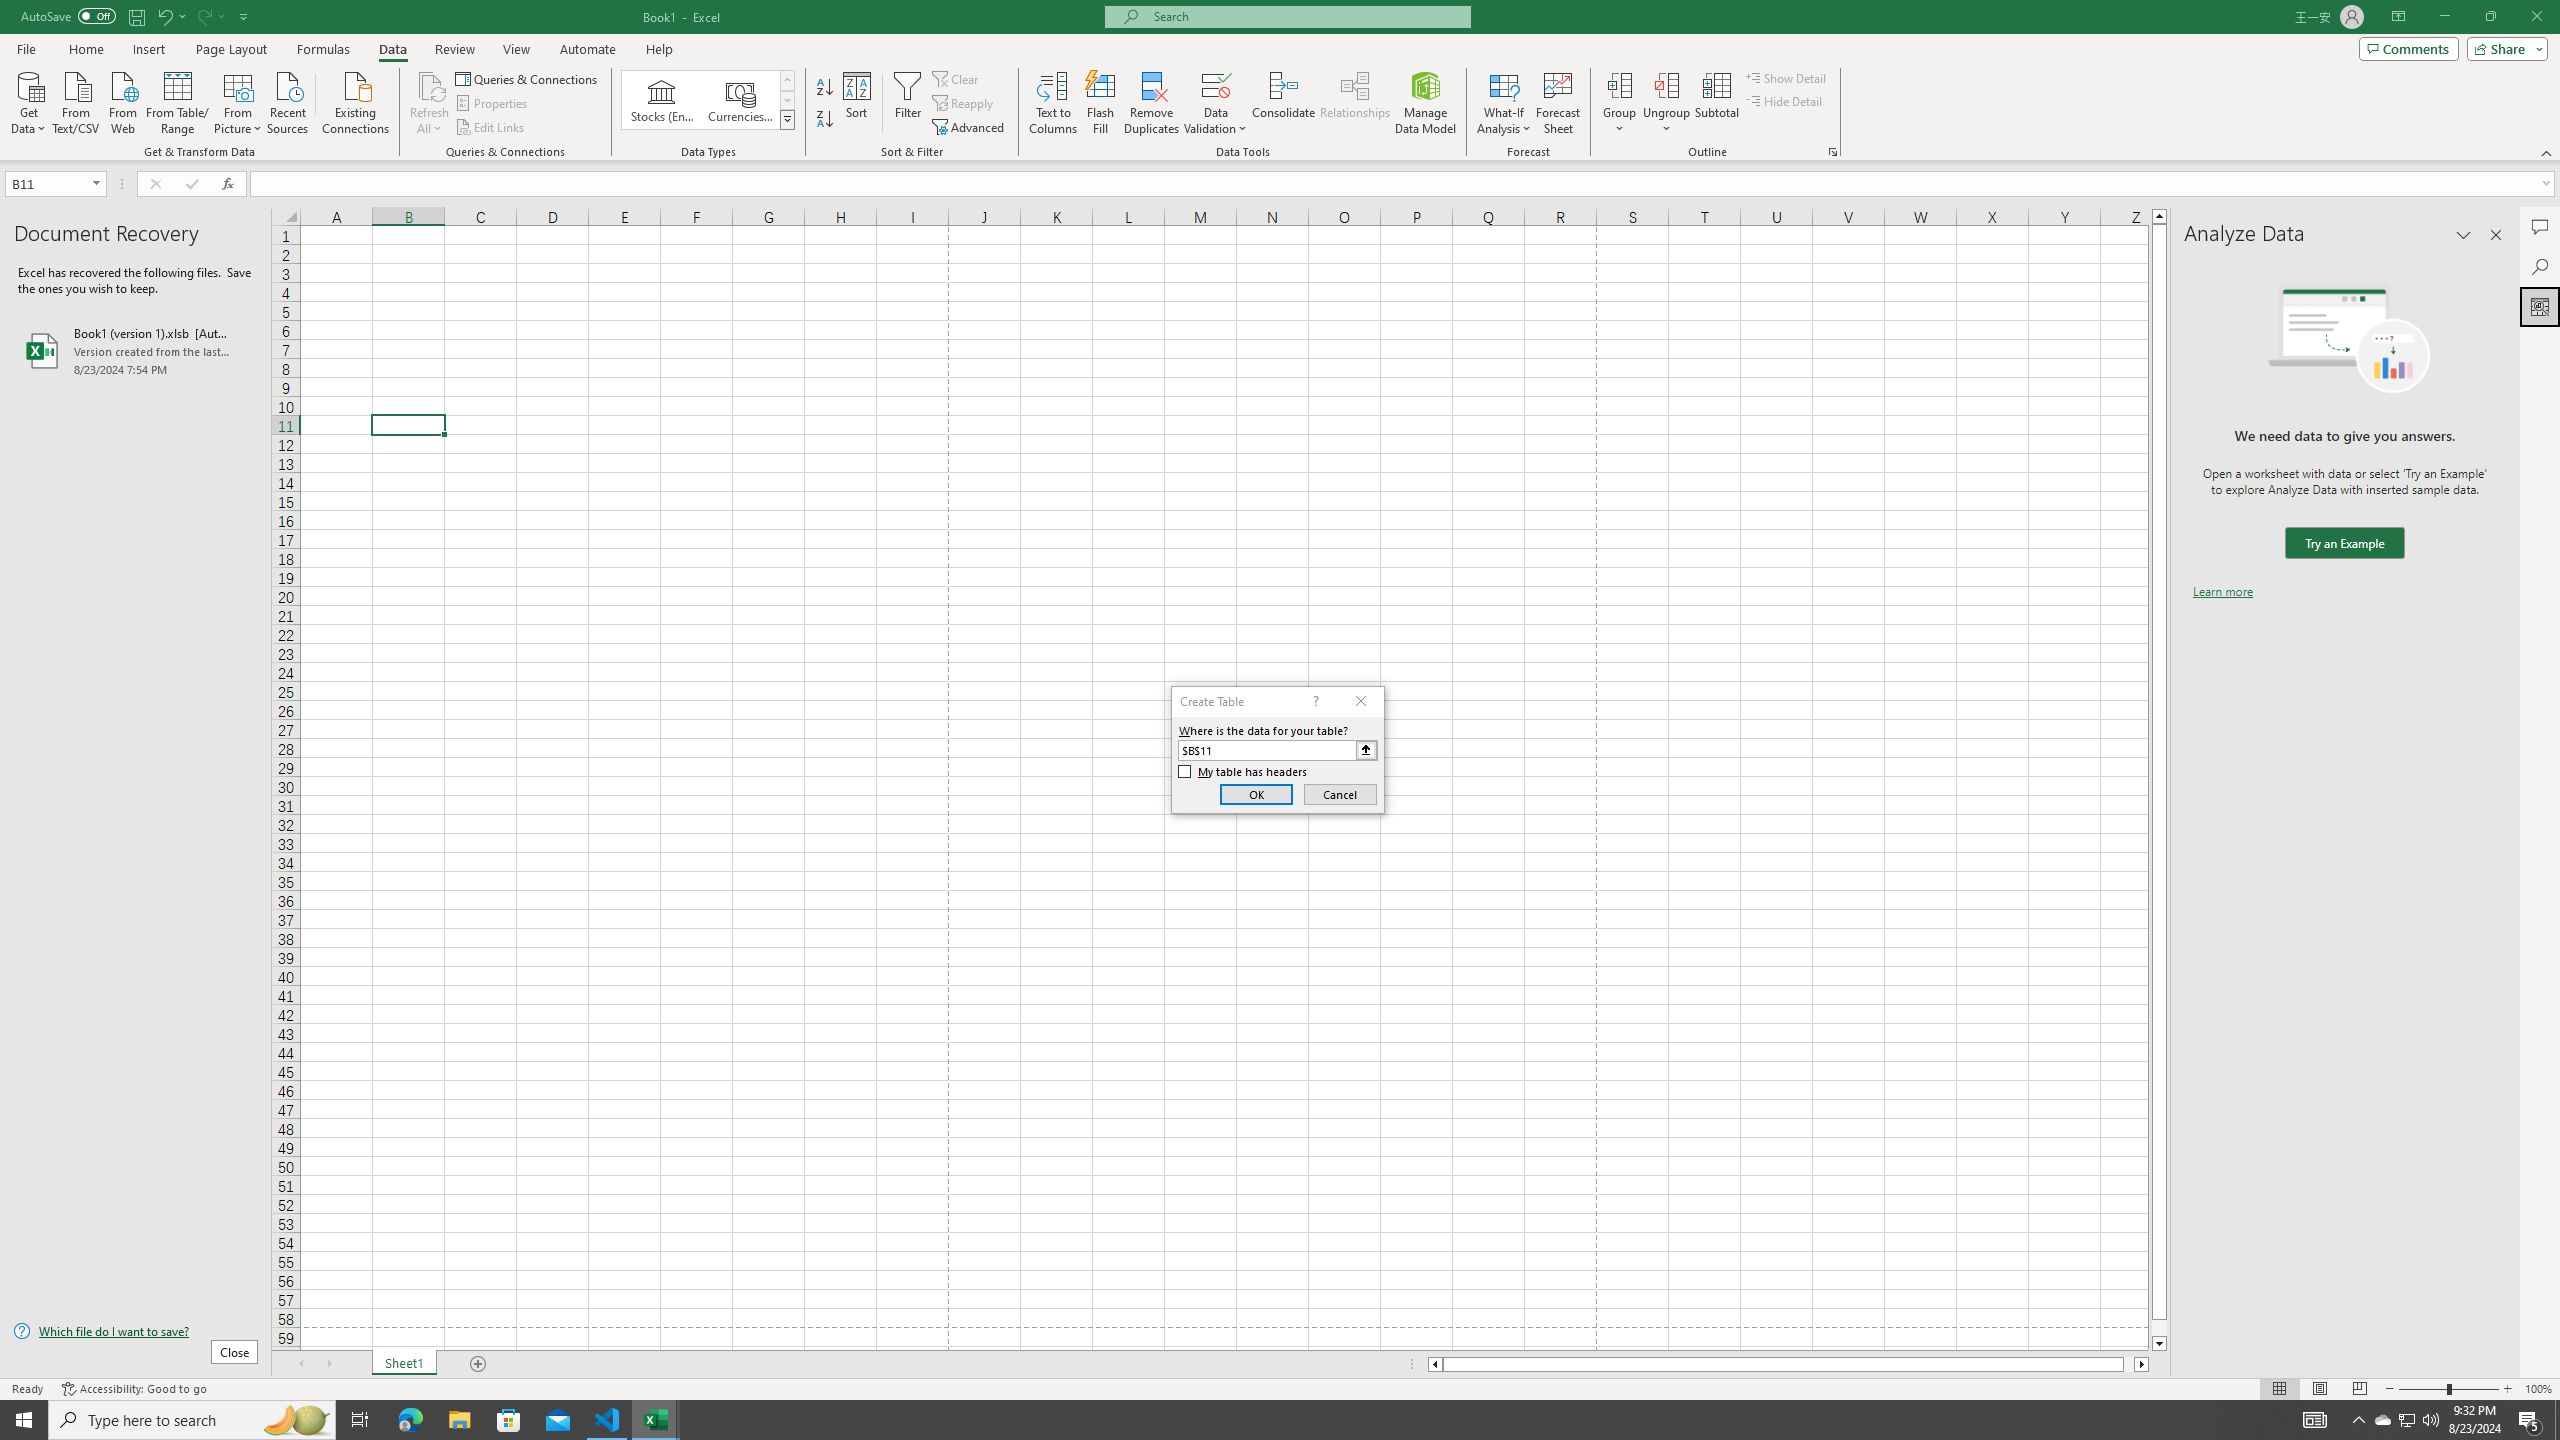 This screenshot has width=2560, height=1440. What do you see at coordinates (429, 103) in the screenshot?
I see `'Refresh All'` at bounding box center [429, 103].